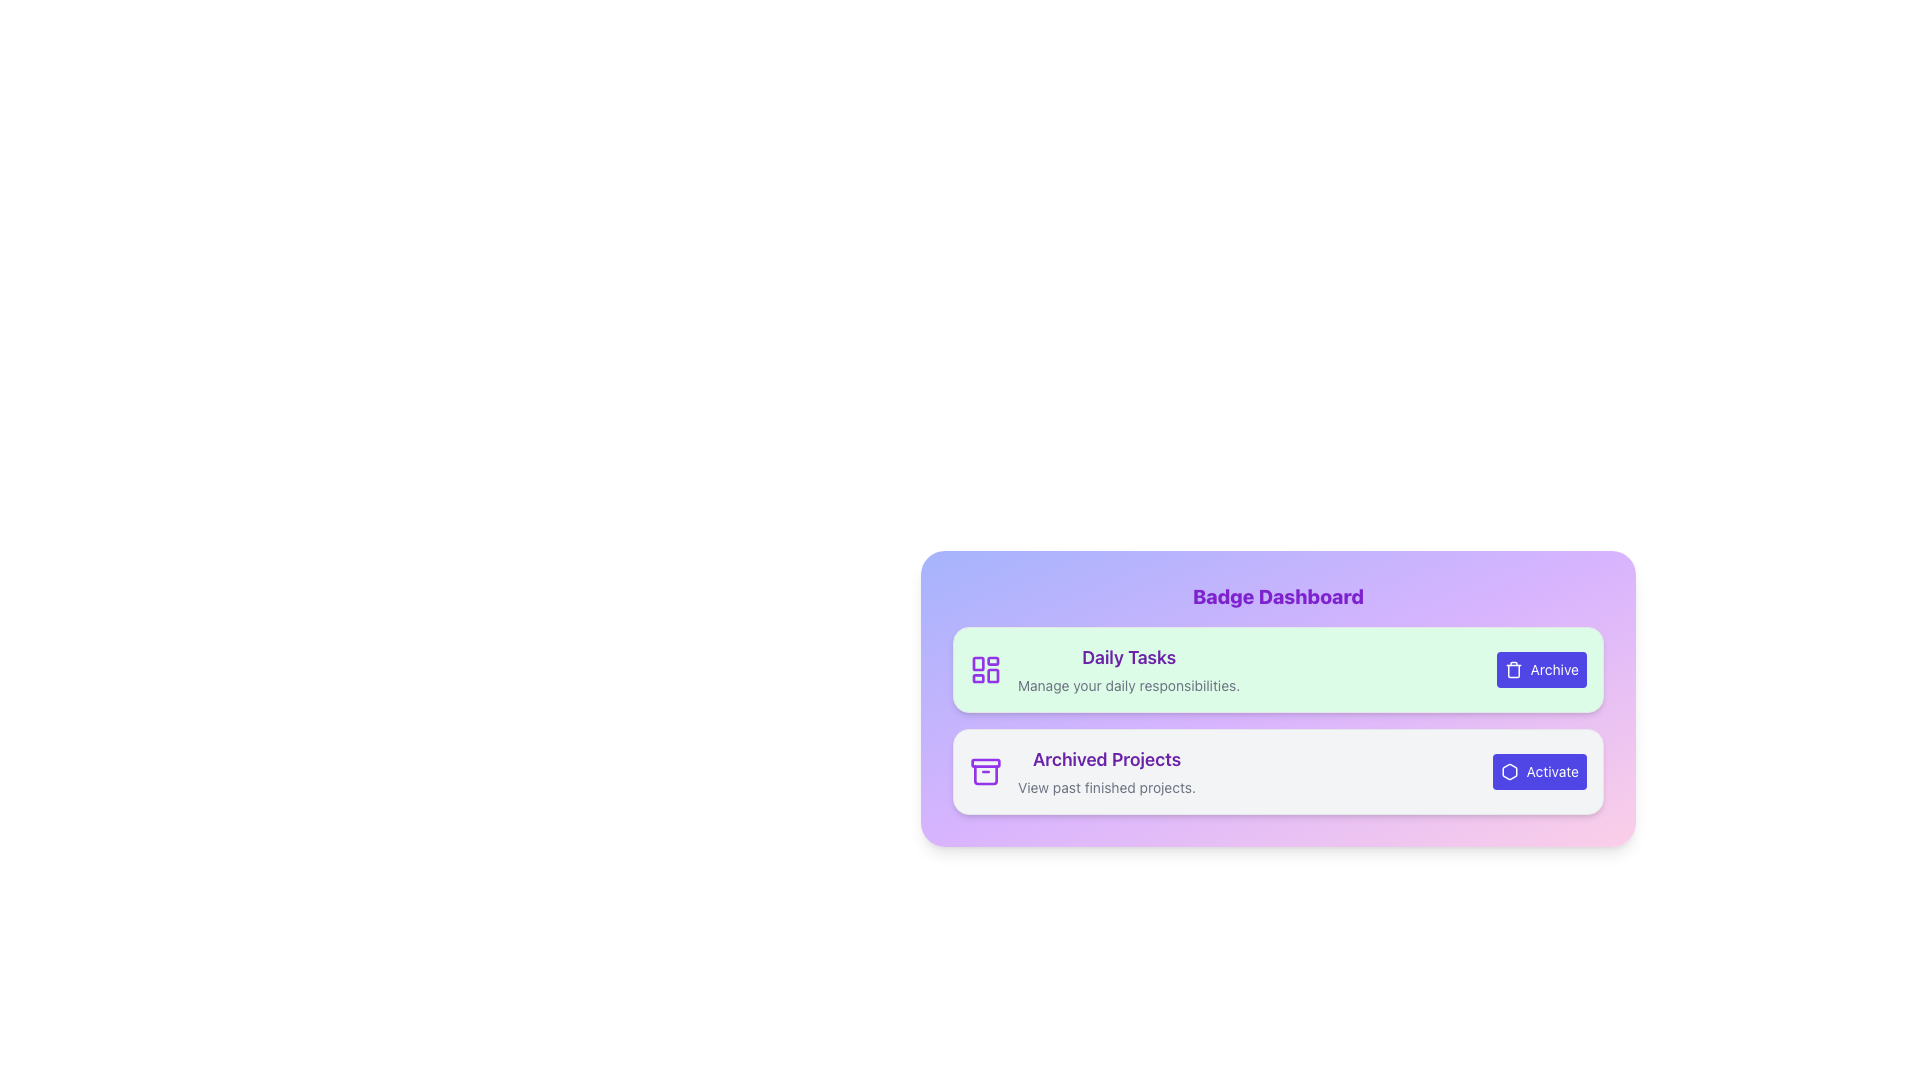 Image resolution: width=1920 pixels, height=1080 pixels. What do you see at coordinates (1082, 770) in the screenshot?
I see `information displayed in the 'Archived Projects' information block, which contains the title in purple and subtext in gray, located in the card interface below the 'Daily Tasks' card` at bounding box center [1082, 770].